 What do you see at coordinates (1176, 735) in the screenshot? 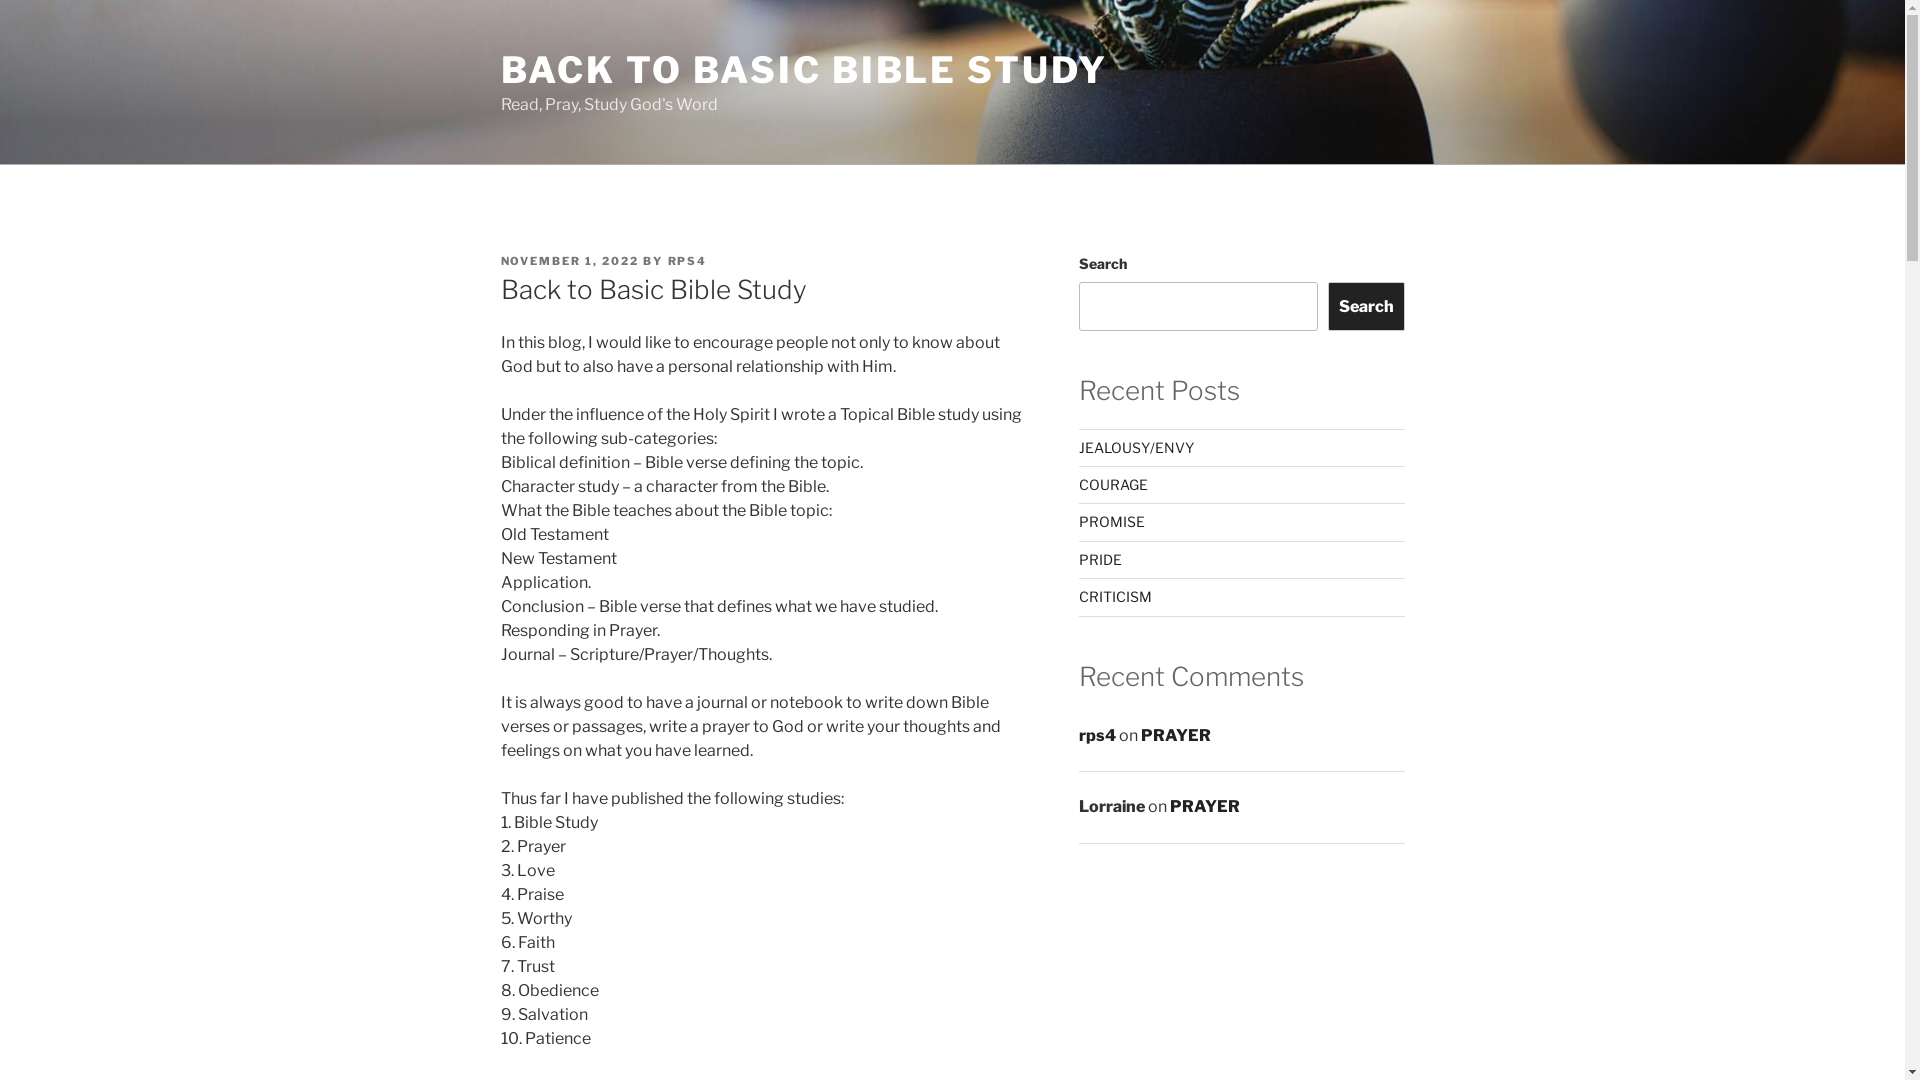
I see `'PRAYER'` at bounding box center [1176, 735].